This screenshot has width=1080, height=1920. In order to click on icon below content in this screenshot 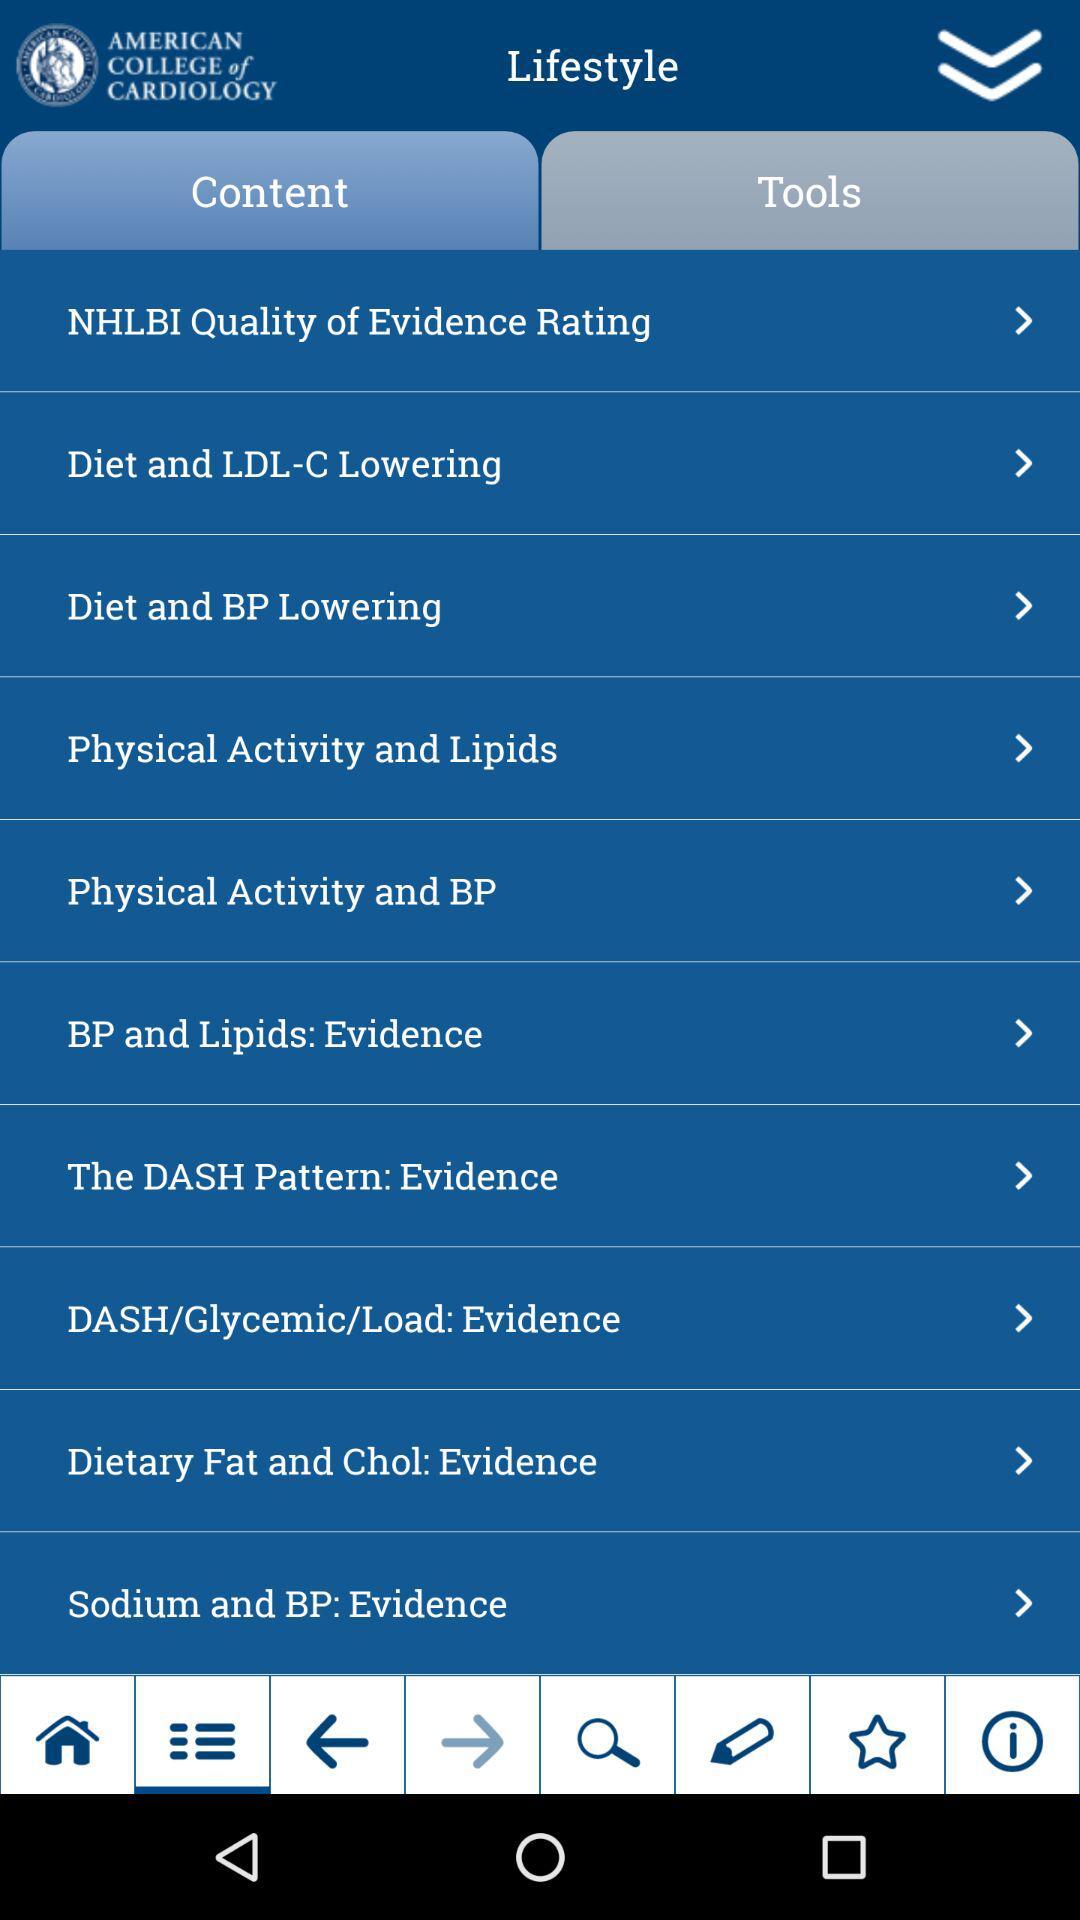, I will do `click(533, 320)`.